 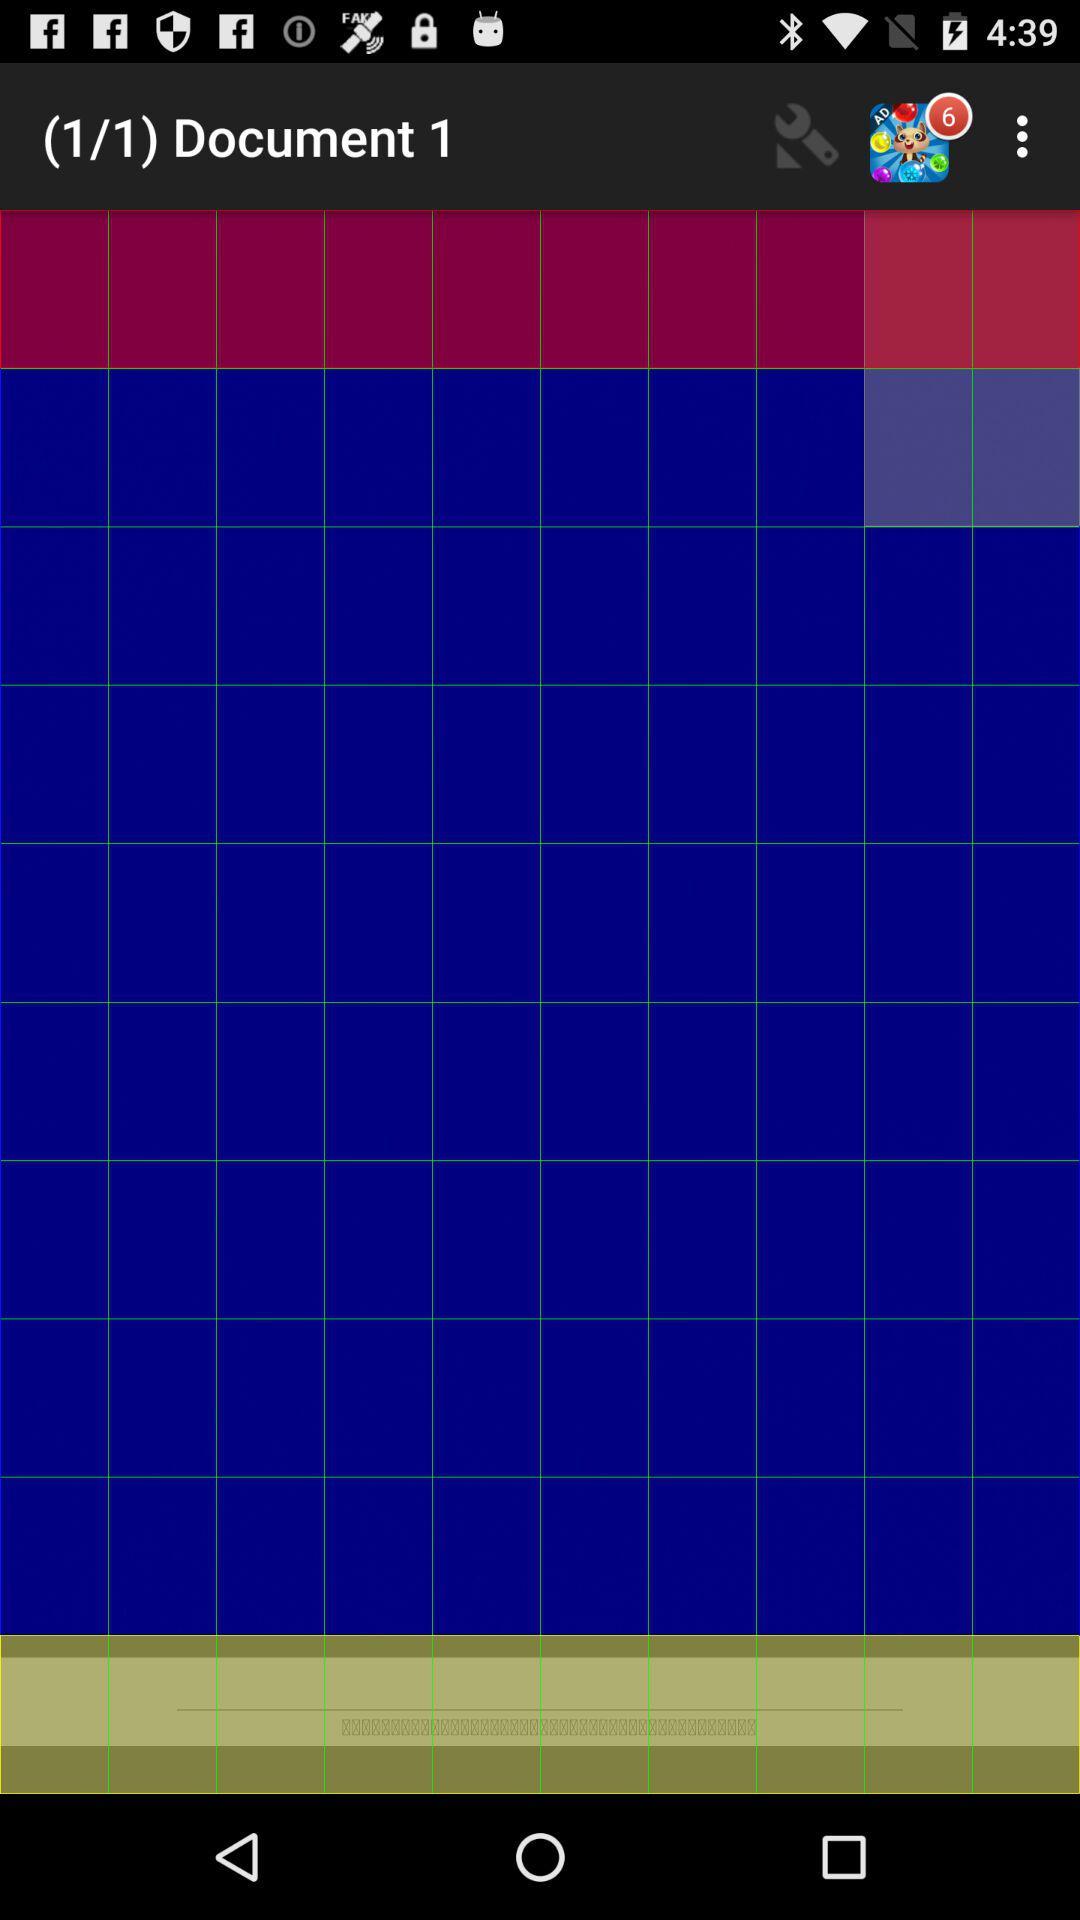 I want to click on the app next to the 6 item, so click(x=1027, y=135).